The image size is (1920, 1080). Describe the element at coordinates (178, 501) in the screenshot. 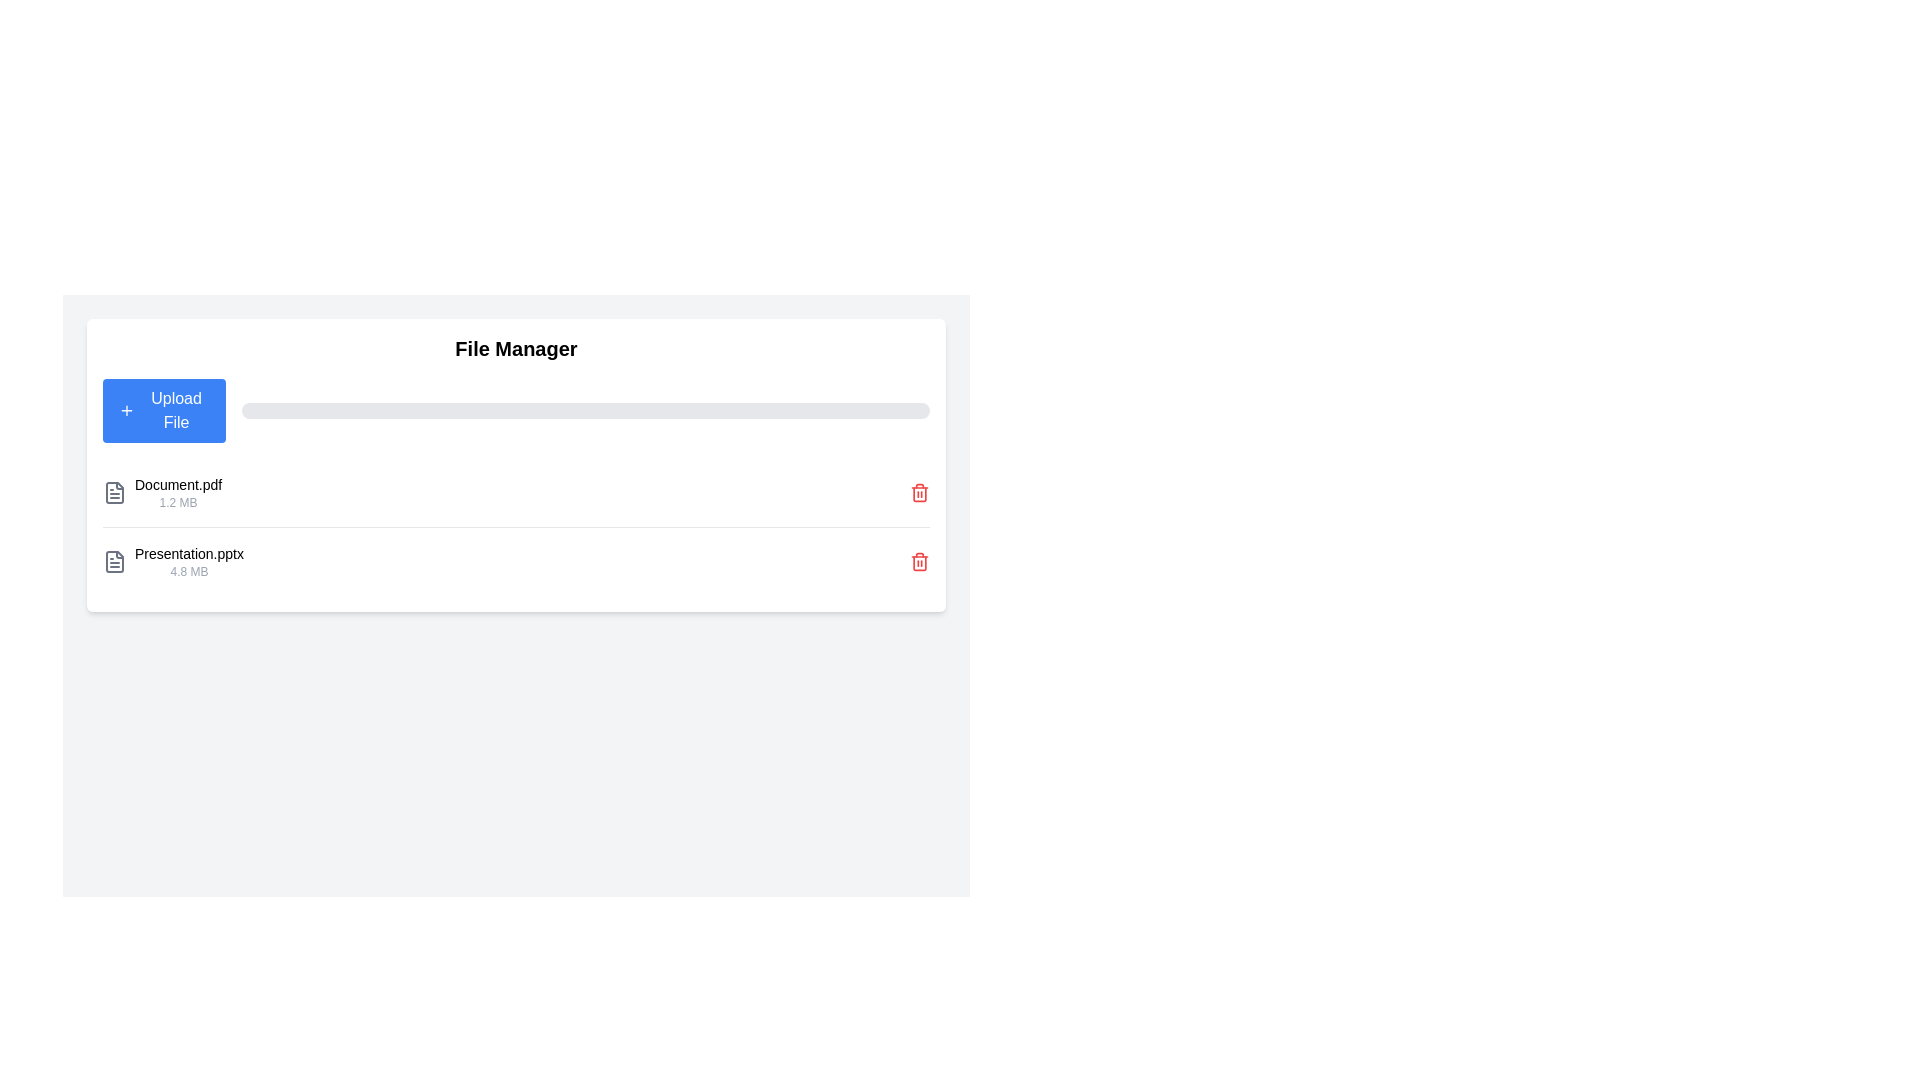

I see `the plain text element displaying '1.2 MB', which indicates the file size and is located beneath 'Document.pdf'` at that location.